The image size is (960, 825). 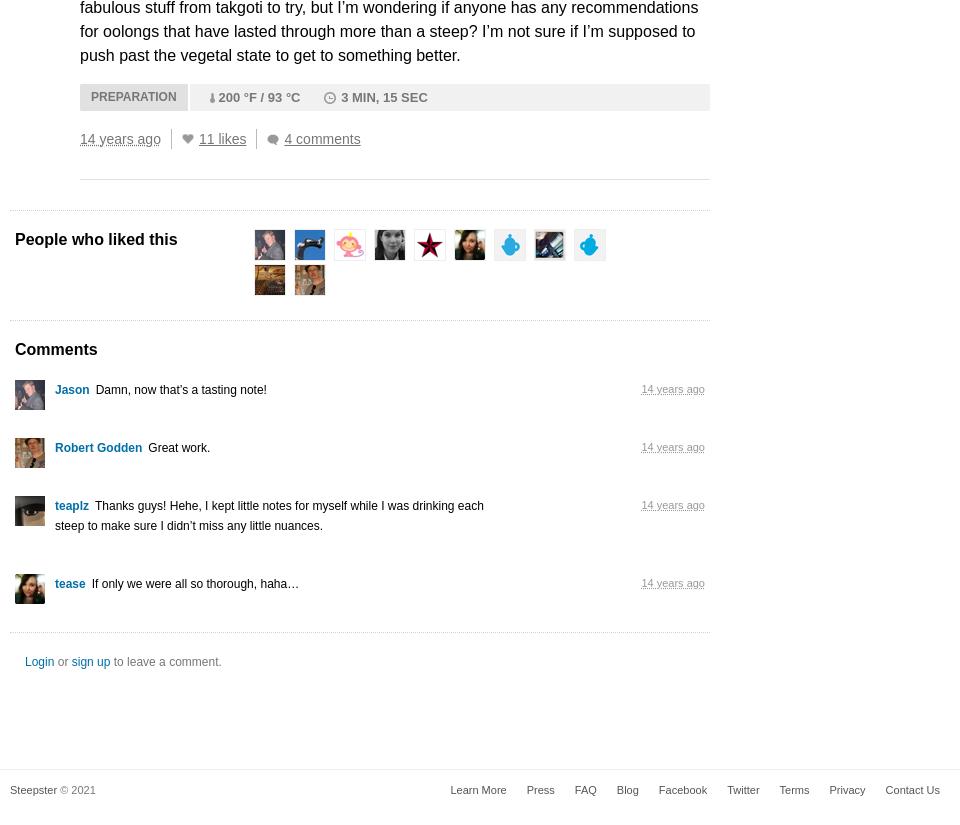 I want to click on 'or', so click(x=62, y=660).